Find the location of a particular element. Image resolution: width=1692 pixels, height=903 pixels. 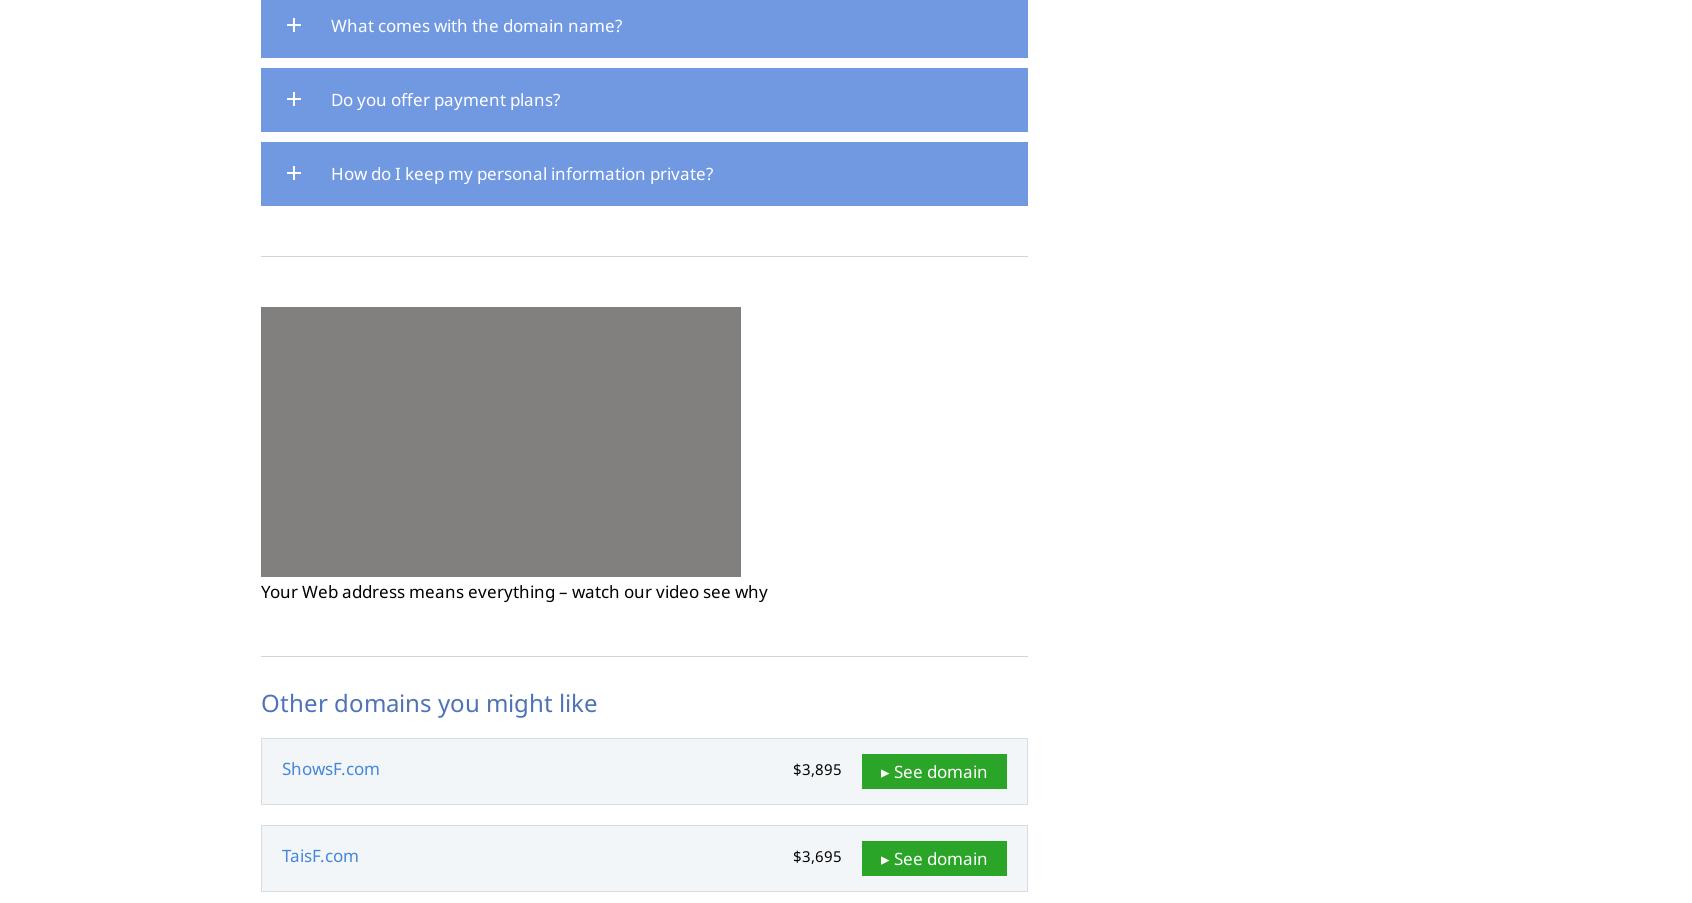

'Your Web address means everything – watch our video see why' is located at coordinates (514, 590).